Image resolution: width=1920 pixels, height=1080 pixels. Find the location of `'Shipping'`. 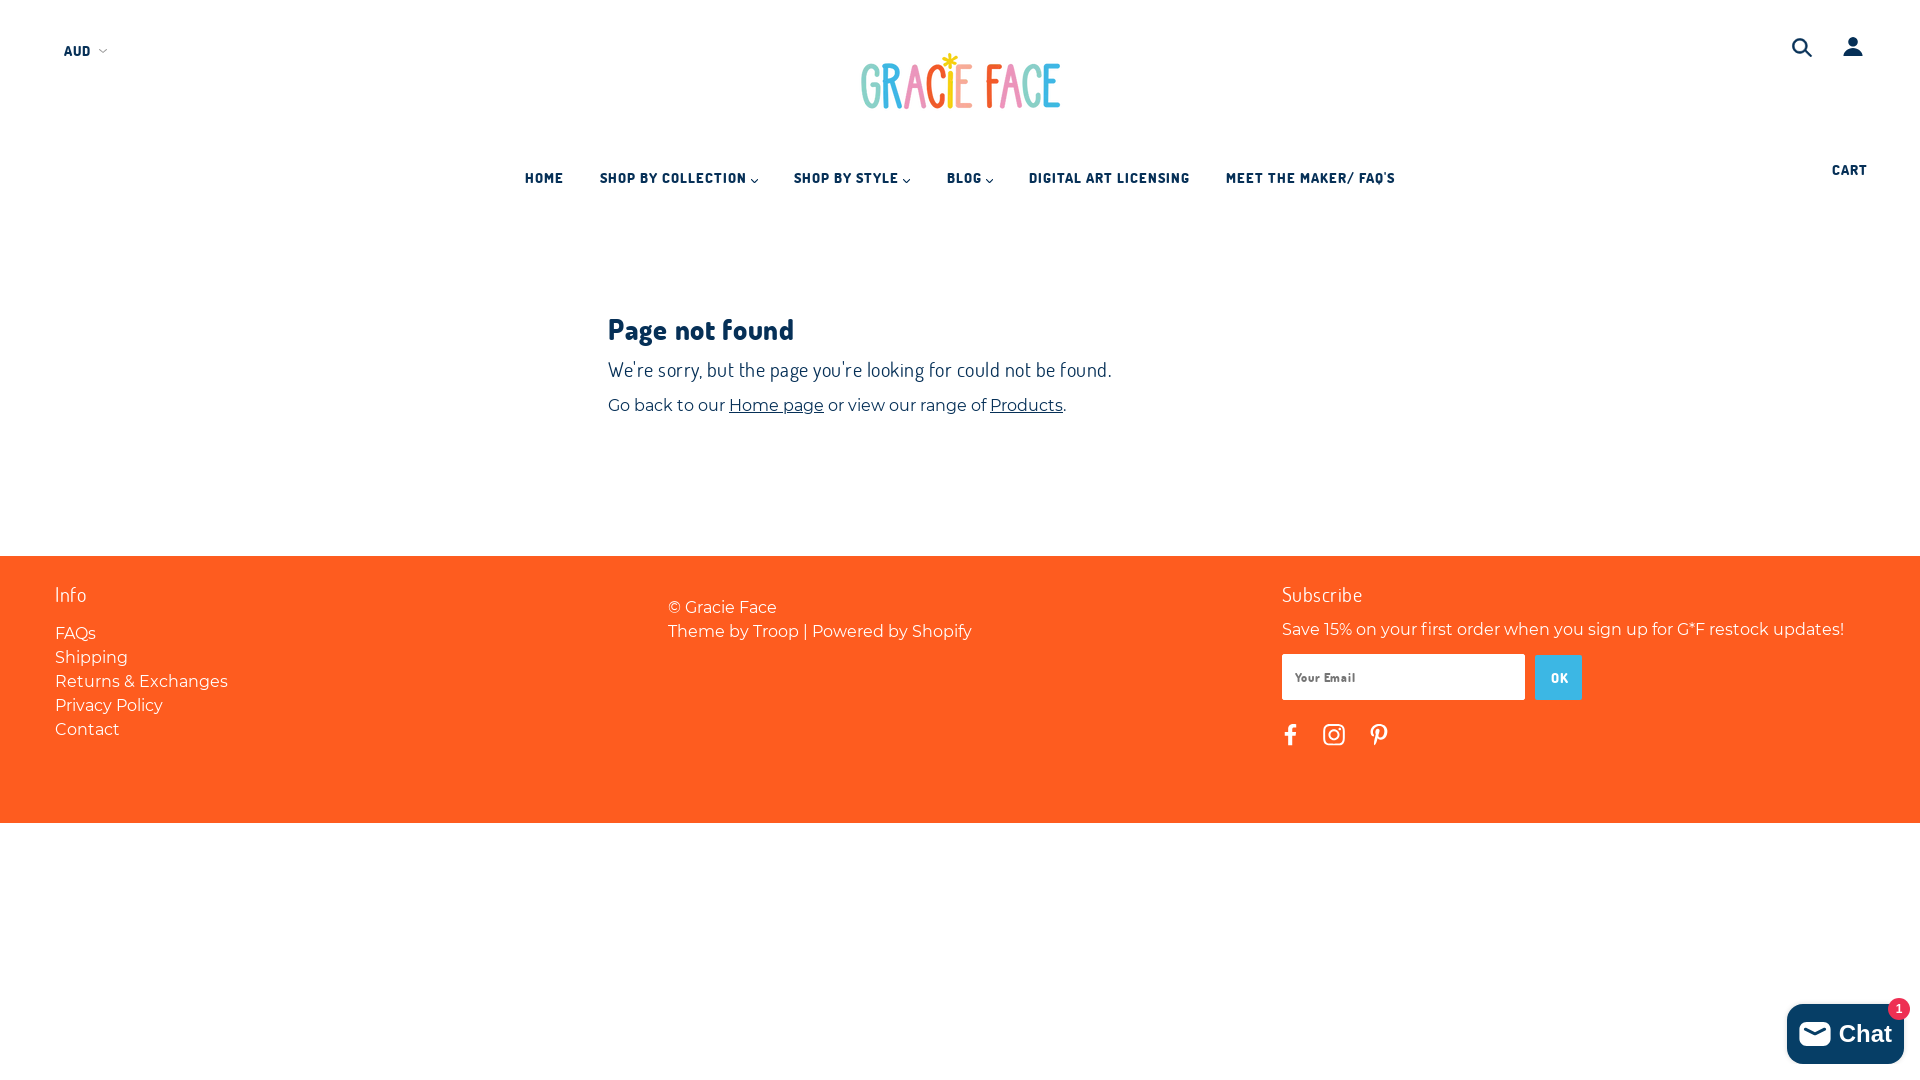

'Shipping' is located at coordinates (90, 657).